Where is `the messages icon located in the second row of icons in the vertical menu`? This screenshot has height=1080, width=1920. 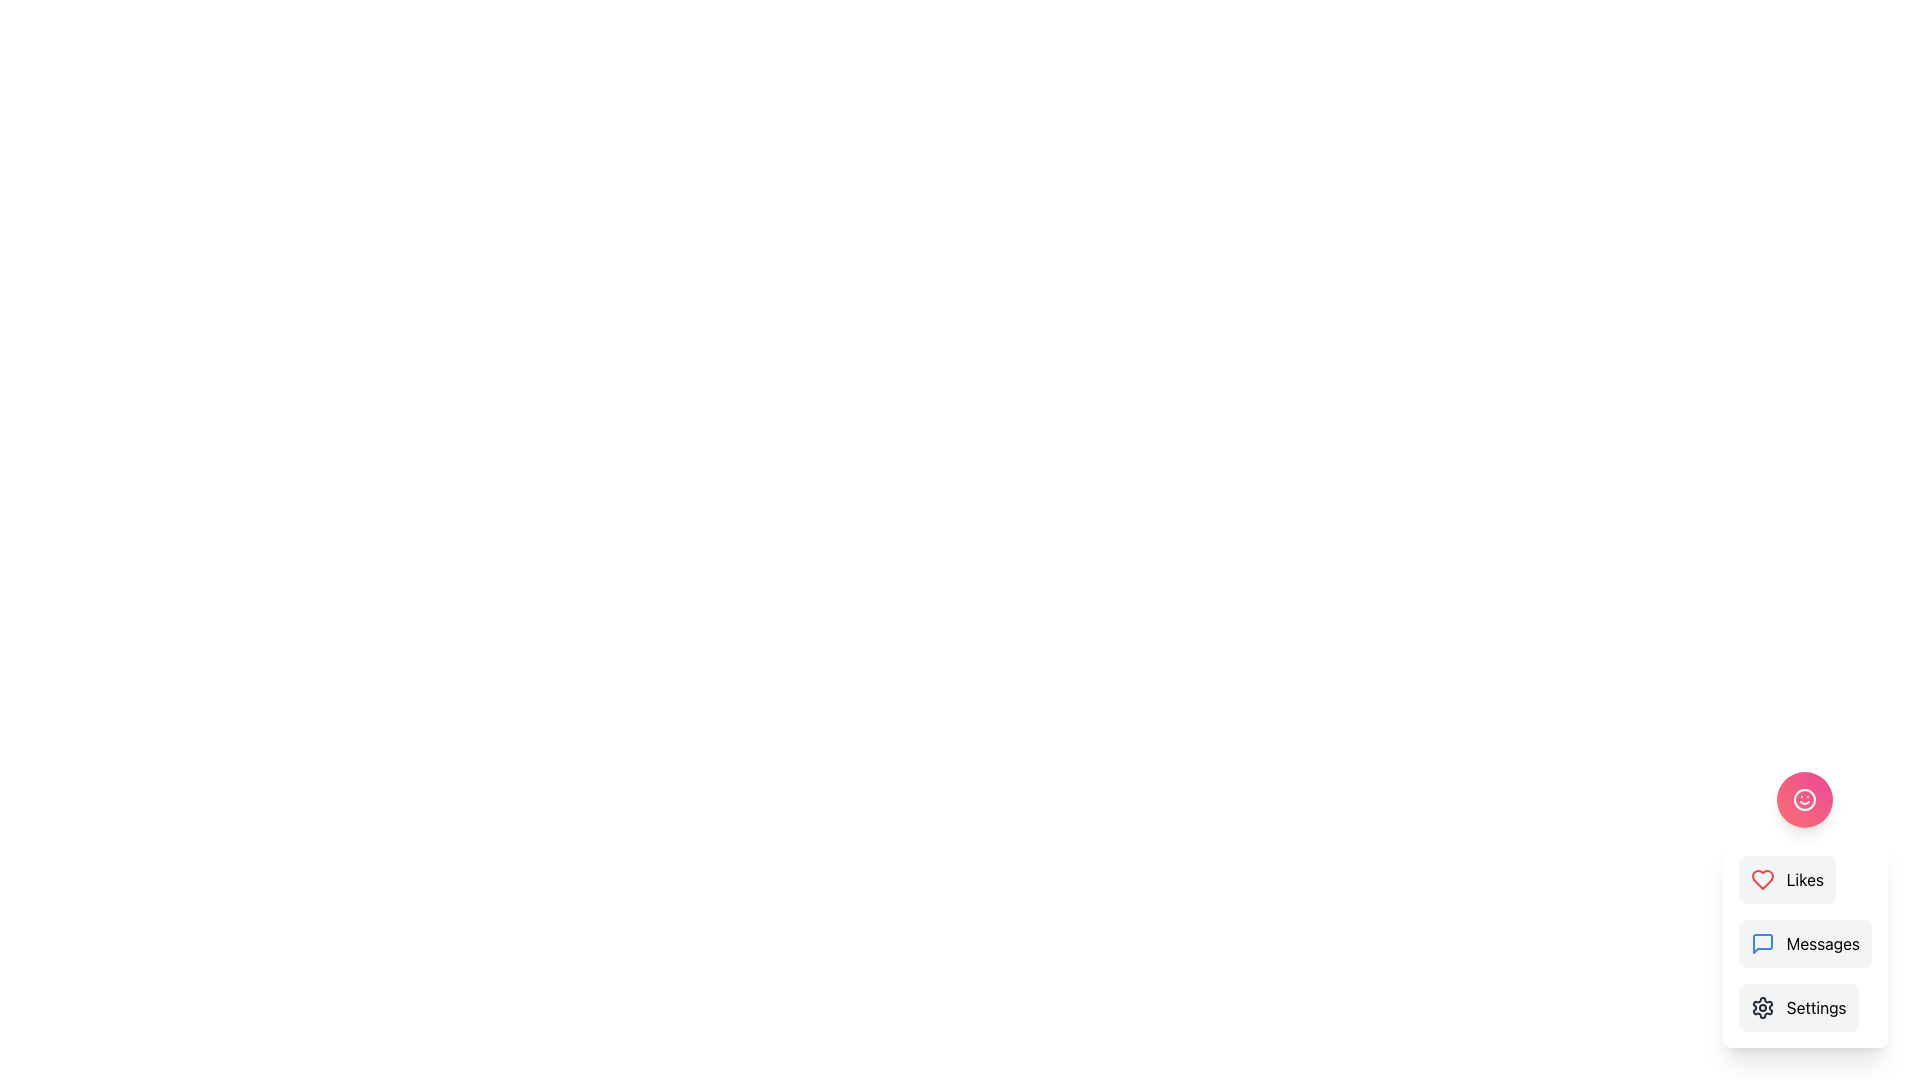 the messages icon located in the second row of icons in the vertical menu is located at coordinates (1762, 944).